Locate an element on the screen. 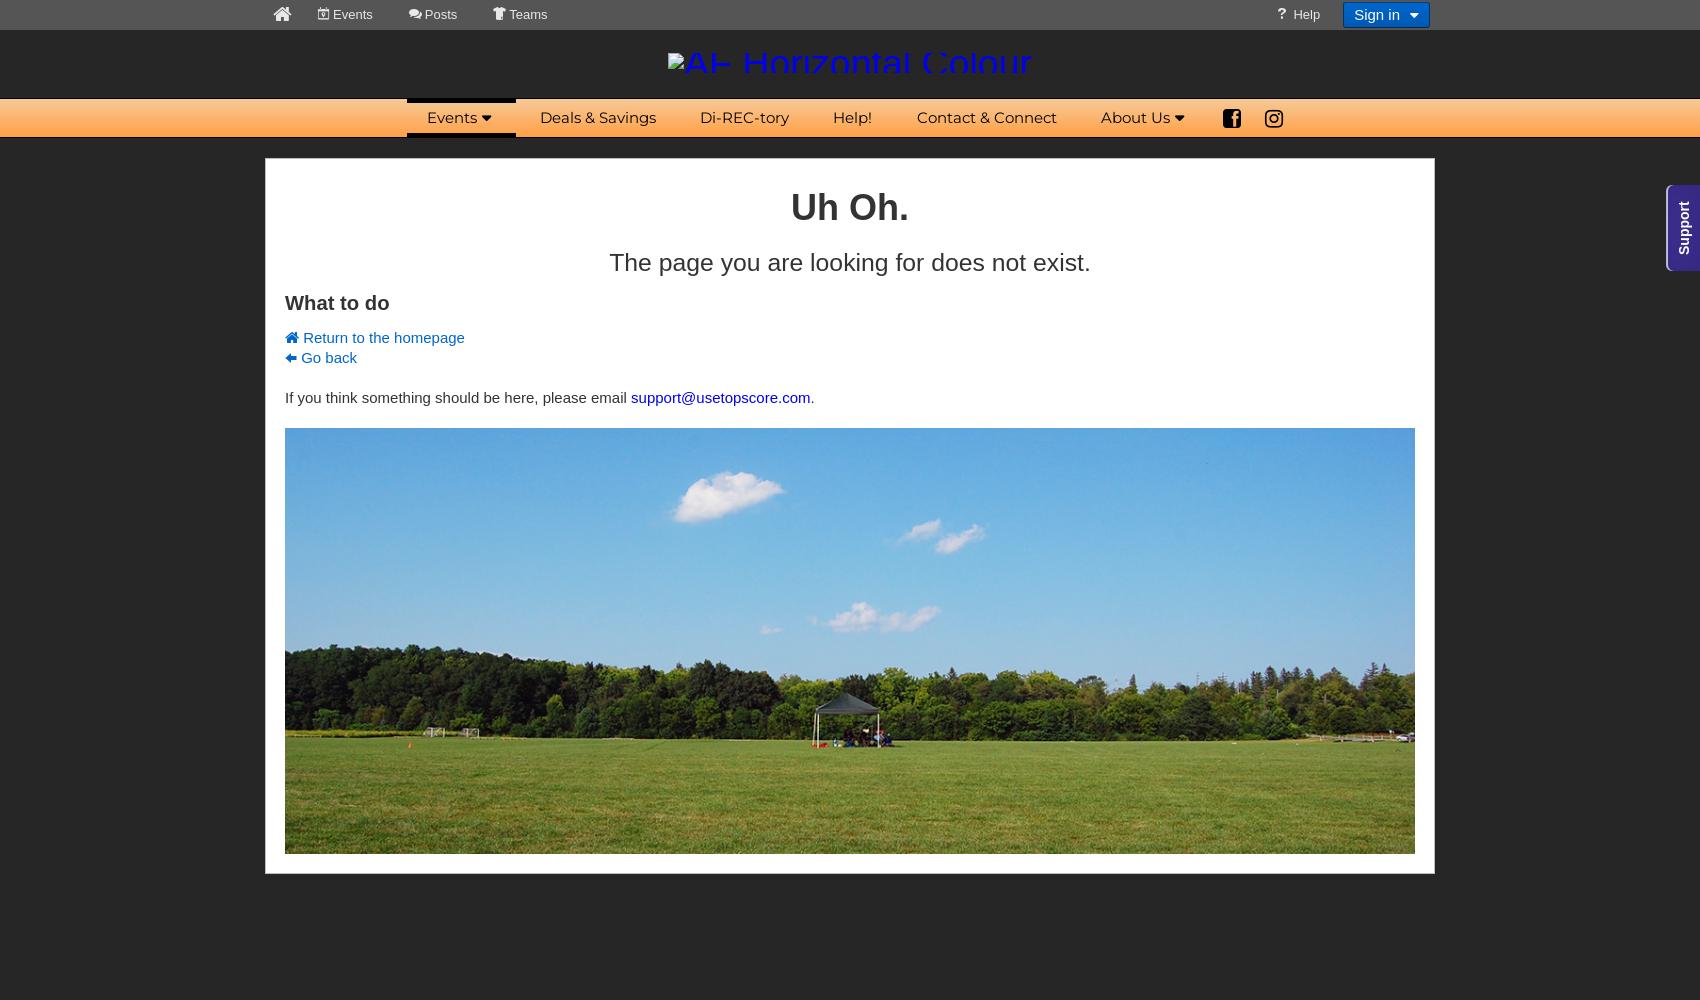  'About Us' is located at coordinates (1134, 116).